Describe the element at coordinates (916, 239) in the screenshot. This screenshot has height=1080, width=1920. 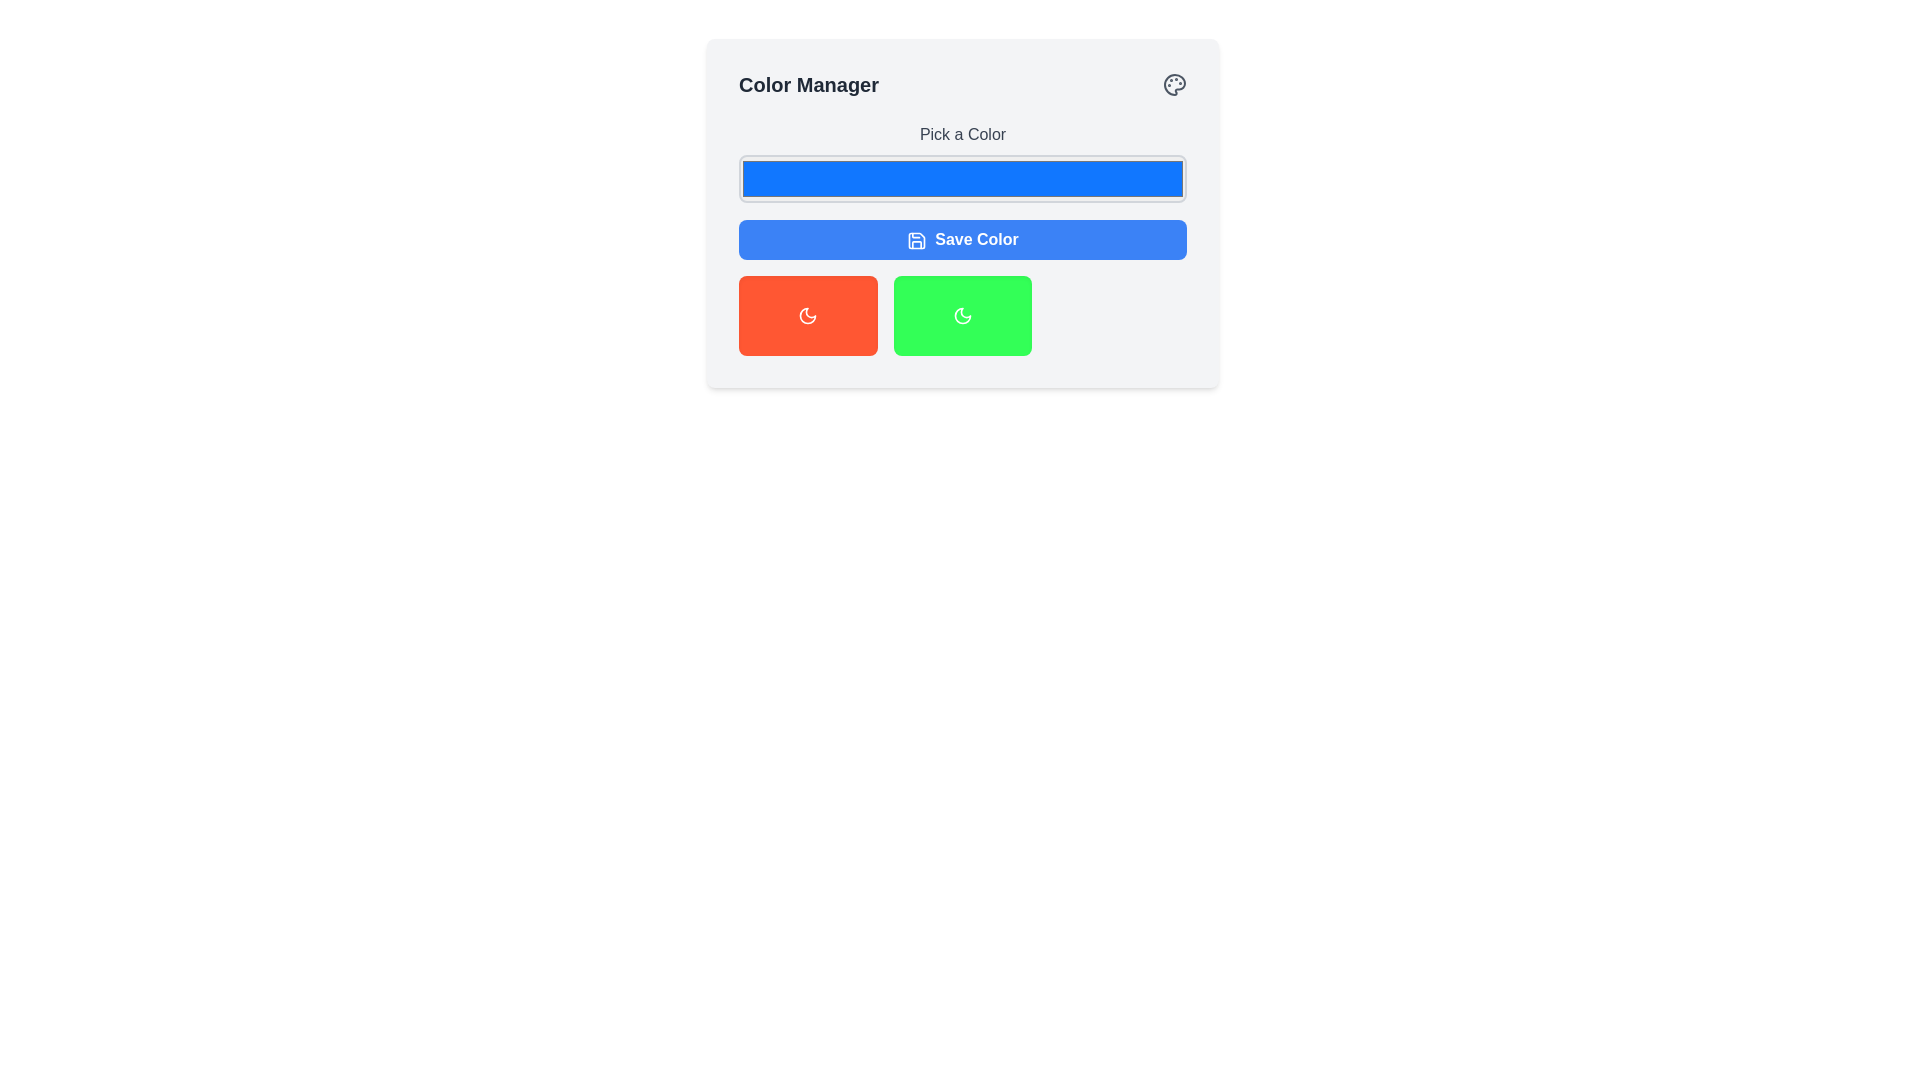
I see `the save icon, which resembles a diskette and is located to the left of the 'Save Color' text label` at that location.